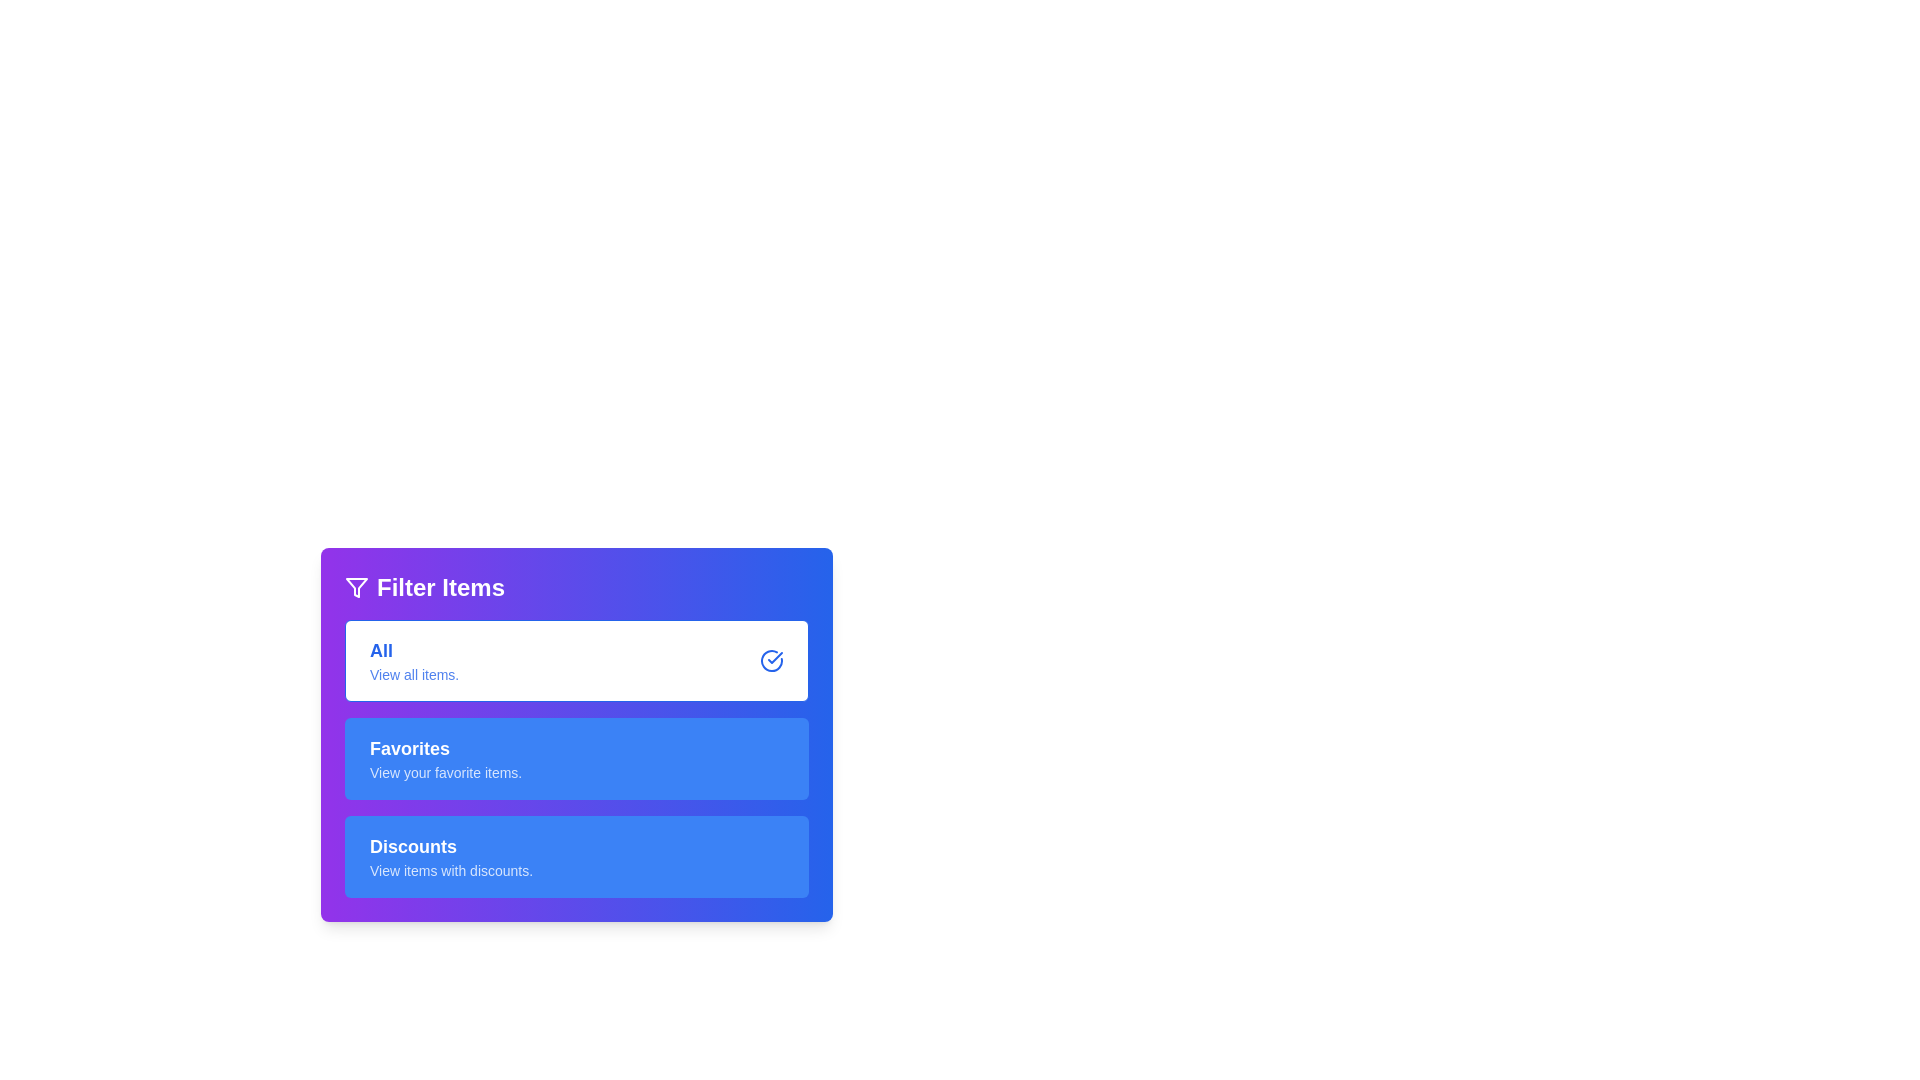 The width and height of the screenshot is (1920, 1080). I want to click on the 'Discounts' text label, which is styled in bold white font on a blue background and located under the 'Filter Items' header, positioned as the third item in a vertical list, so click(450, 847).